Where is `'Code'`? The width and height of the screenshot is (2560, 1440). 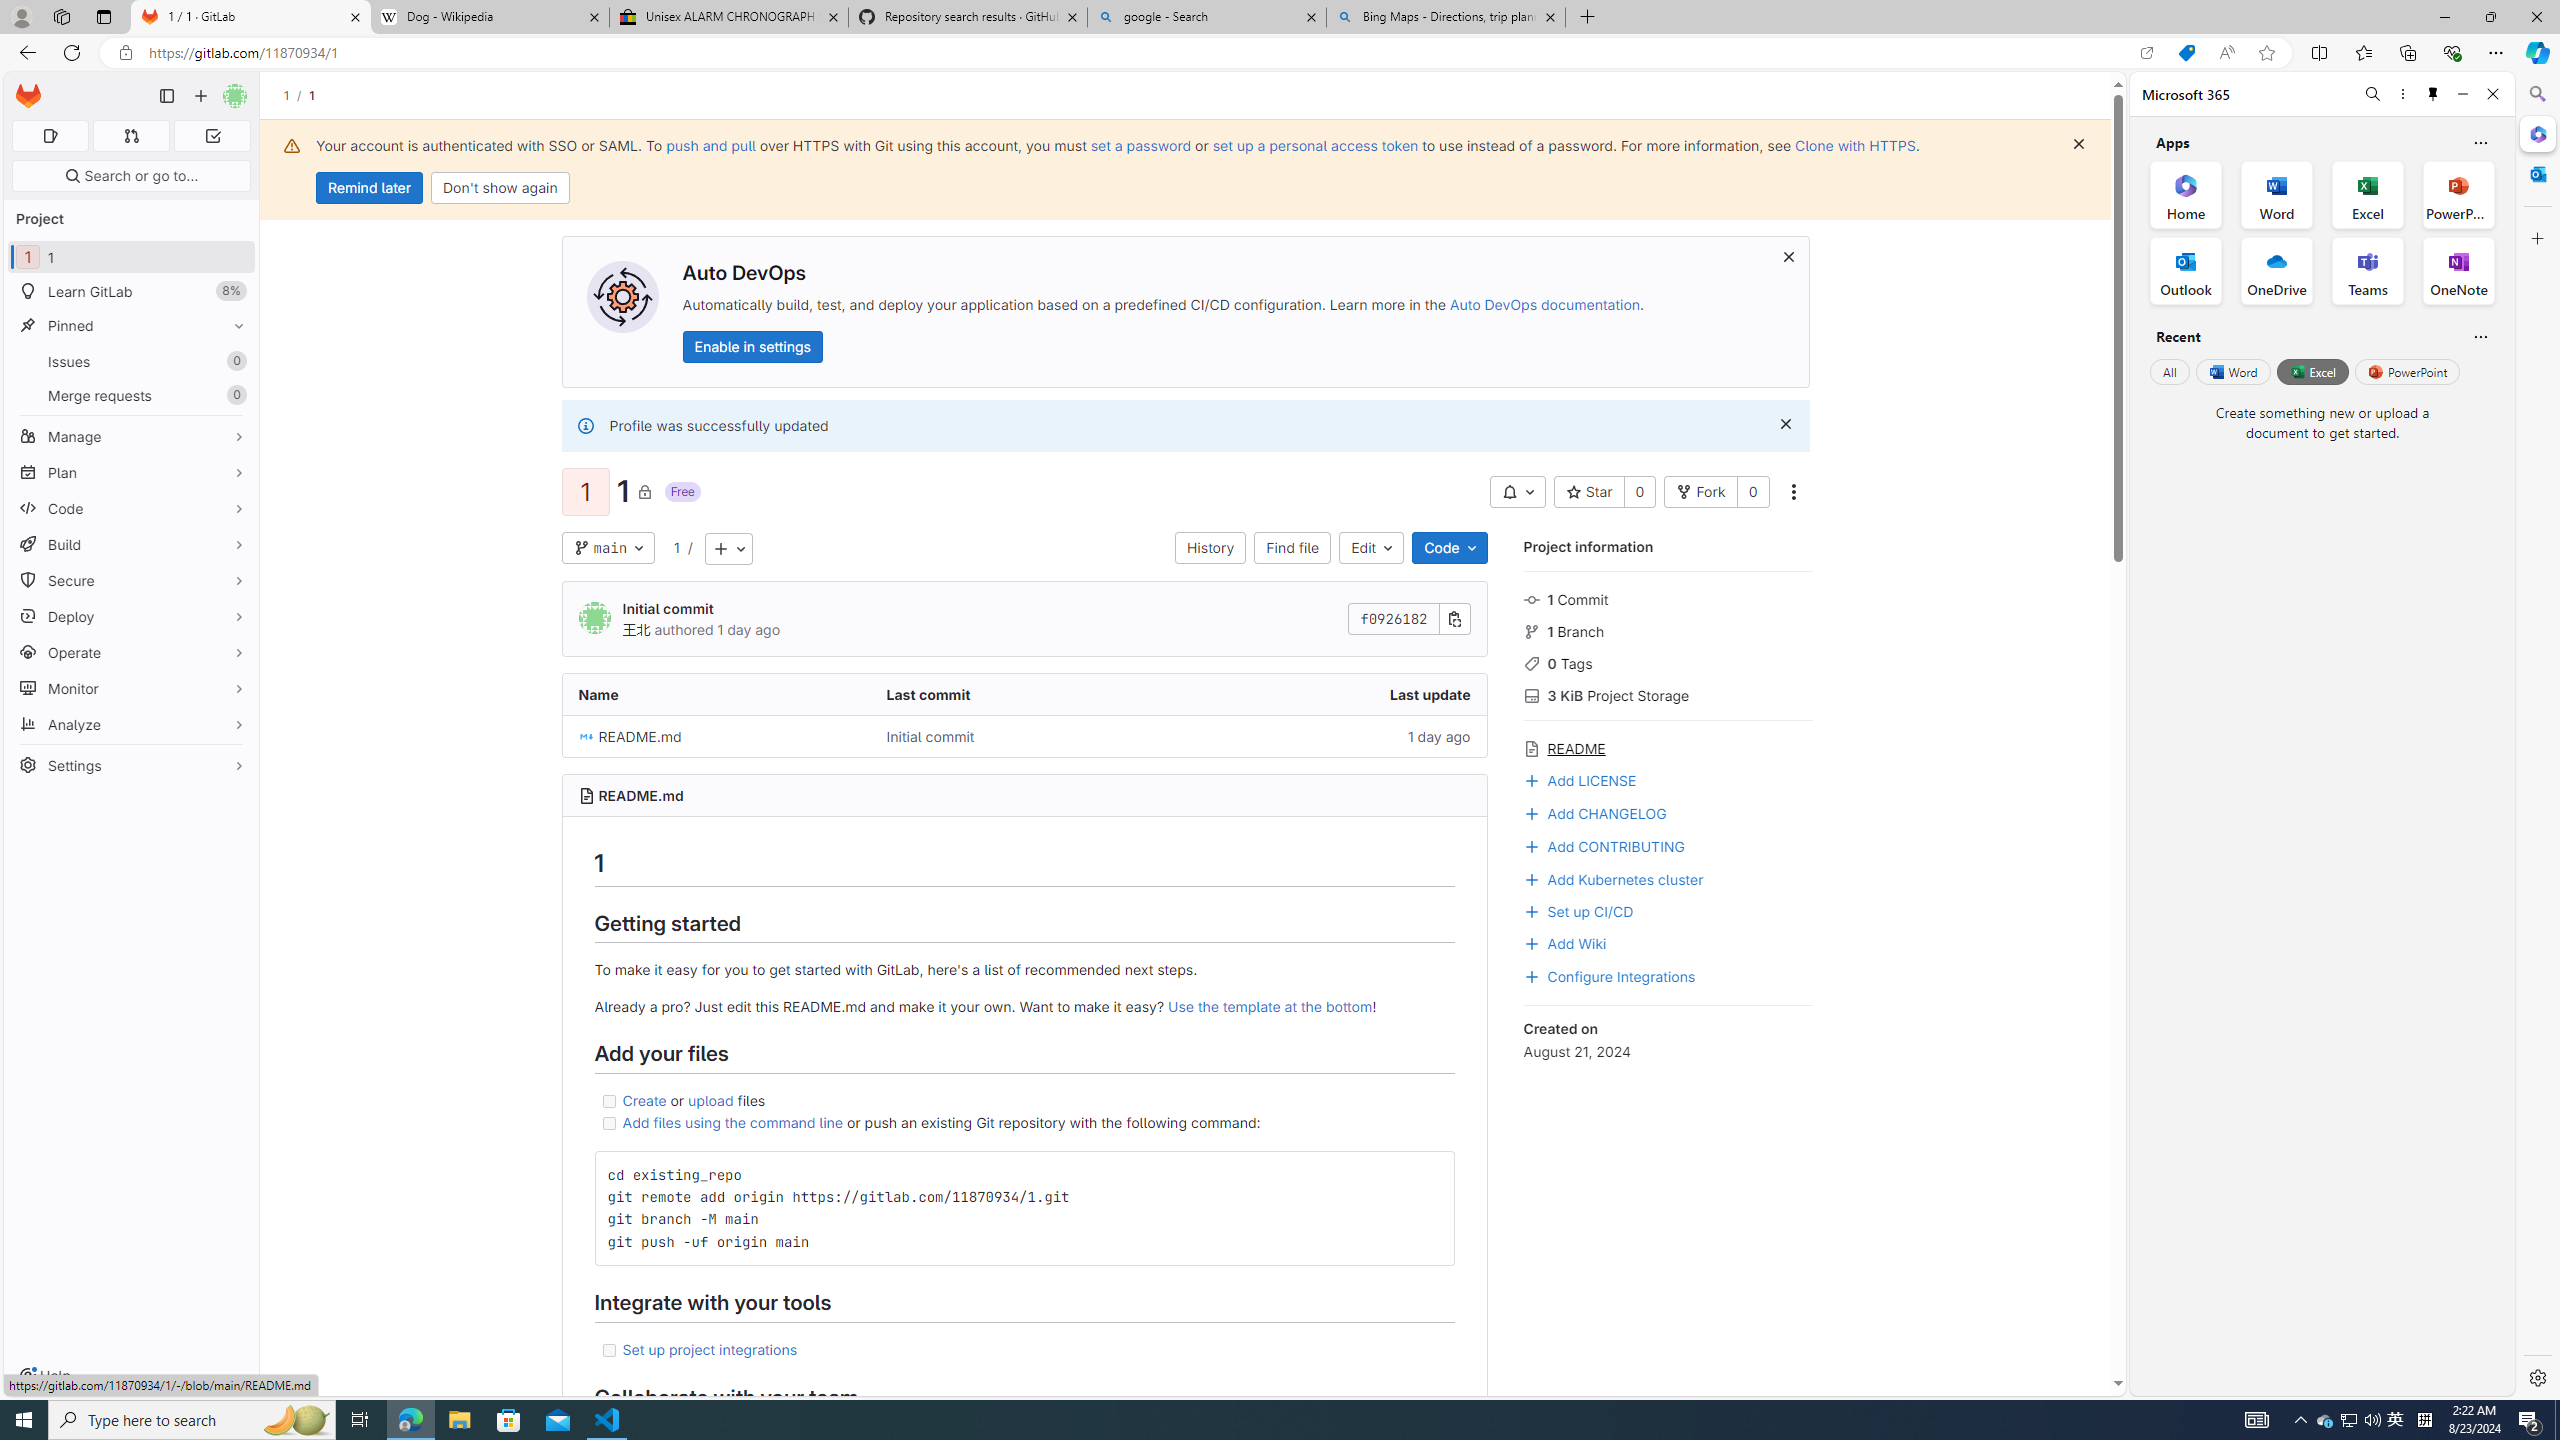 'Code' is located at coordinates (1450, 547).